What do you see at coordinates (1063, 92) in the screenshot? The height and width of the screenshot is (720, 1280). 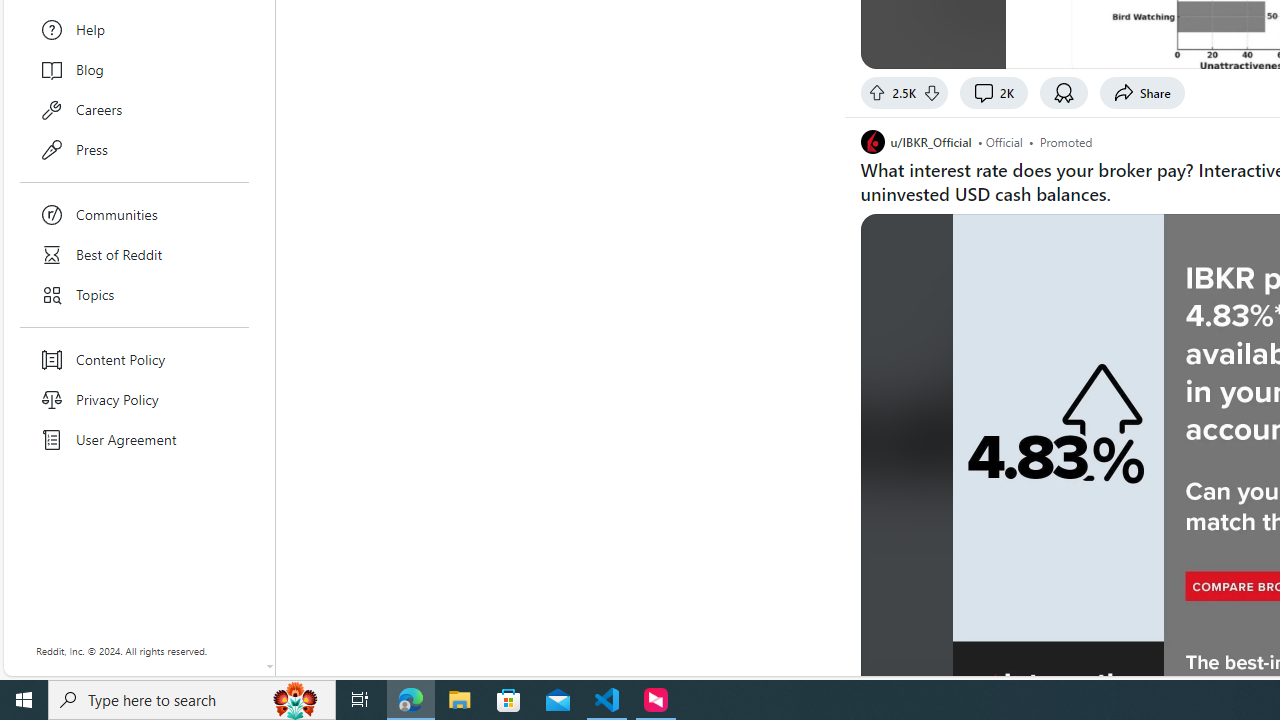 I see `'Give award'` at bounding box center [1063, 92].